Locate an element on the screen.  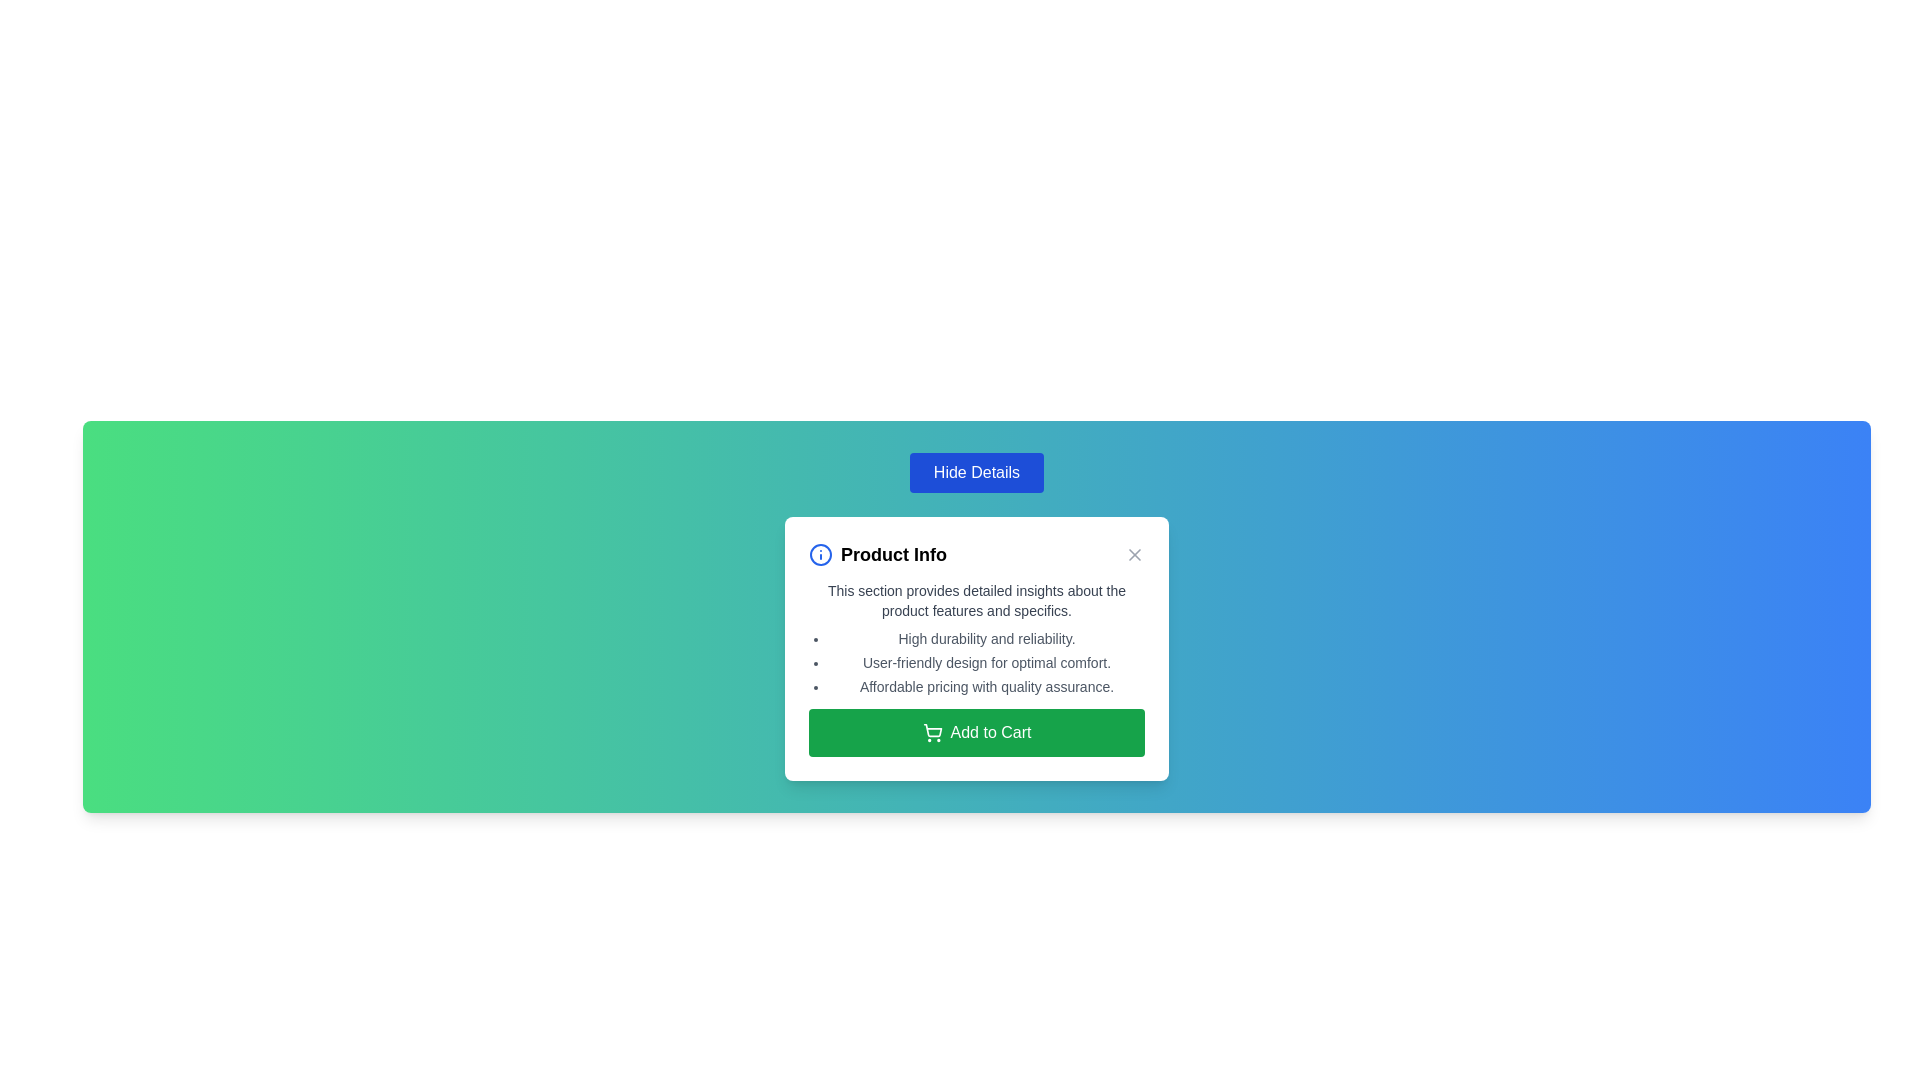
the circular blue icon containing a lowercase 'i' located to the left of the 'Product Info' text header is located at coordinates (820, 555).